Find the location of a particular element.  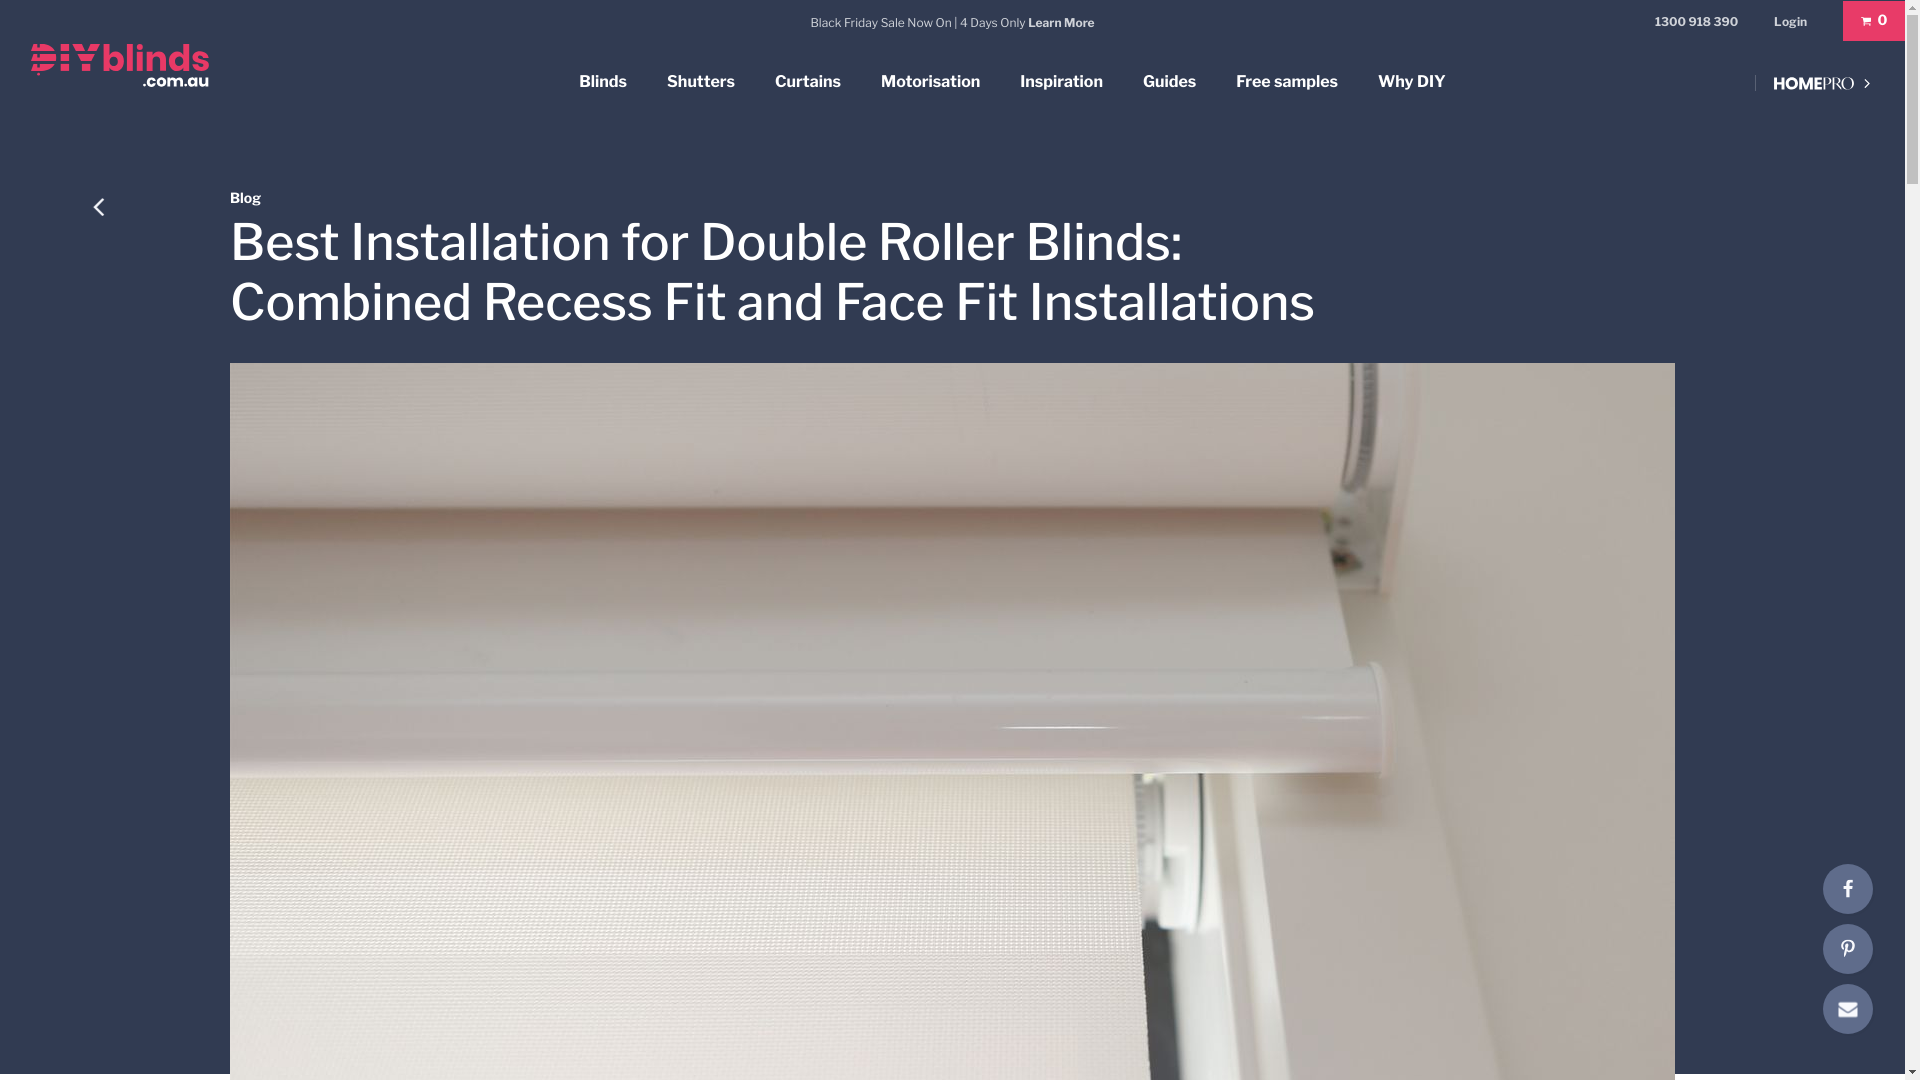

'Facebook' is located at coordinates (1847, 887).